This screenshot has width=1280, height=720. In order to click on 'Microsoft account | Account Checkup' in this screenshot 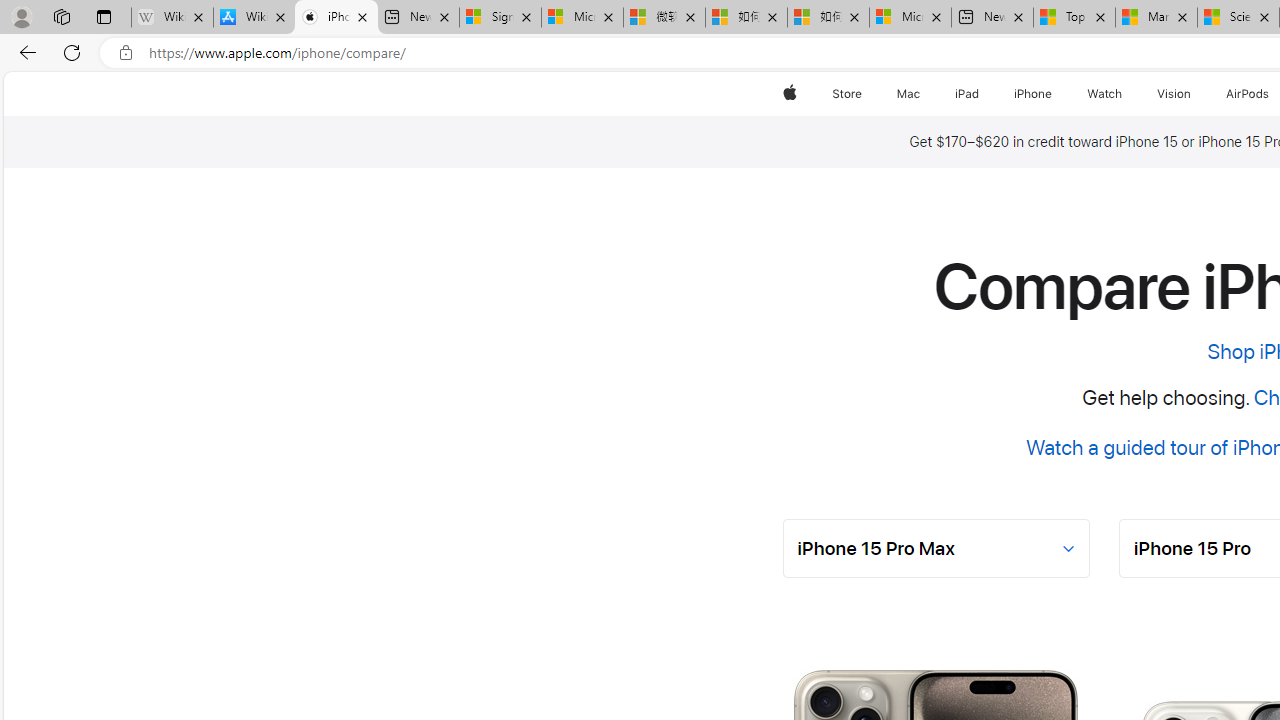, I will do `click(909, 17)`.